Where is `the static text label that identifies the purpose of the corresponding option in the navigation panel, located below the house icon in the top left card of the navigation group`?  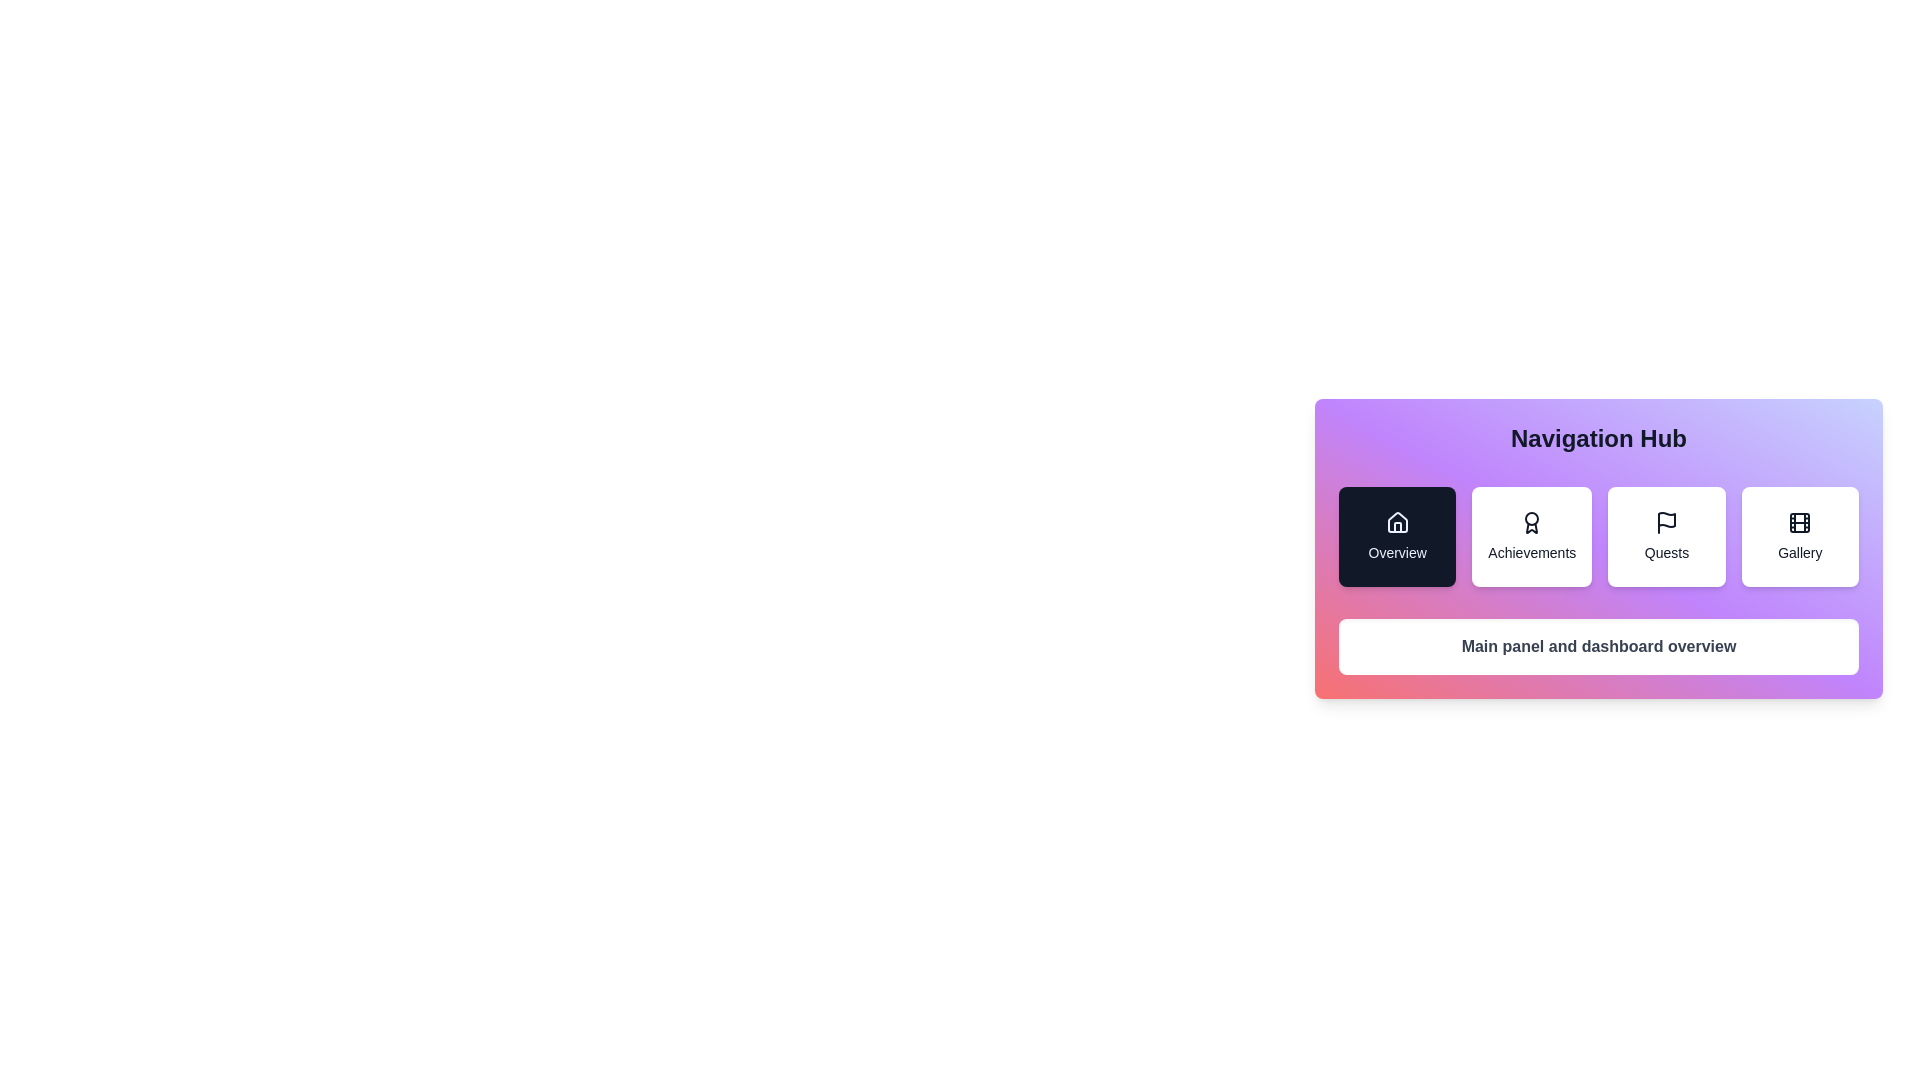
the static text label that identifies the purpose of the corresponding option in the navigation panel, located below the house icon in the top left card of the navigation group is located at coordinates (1396, 552).